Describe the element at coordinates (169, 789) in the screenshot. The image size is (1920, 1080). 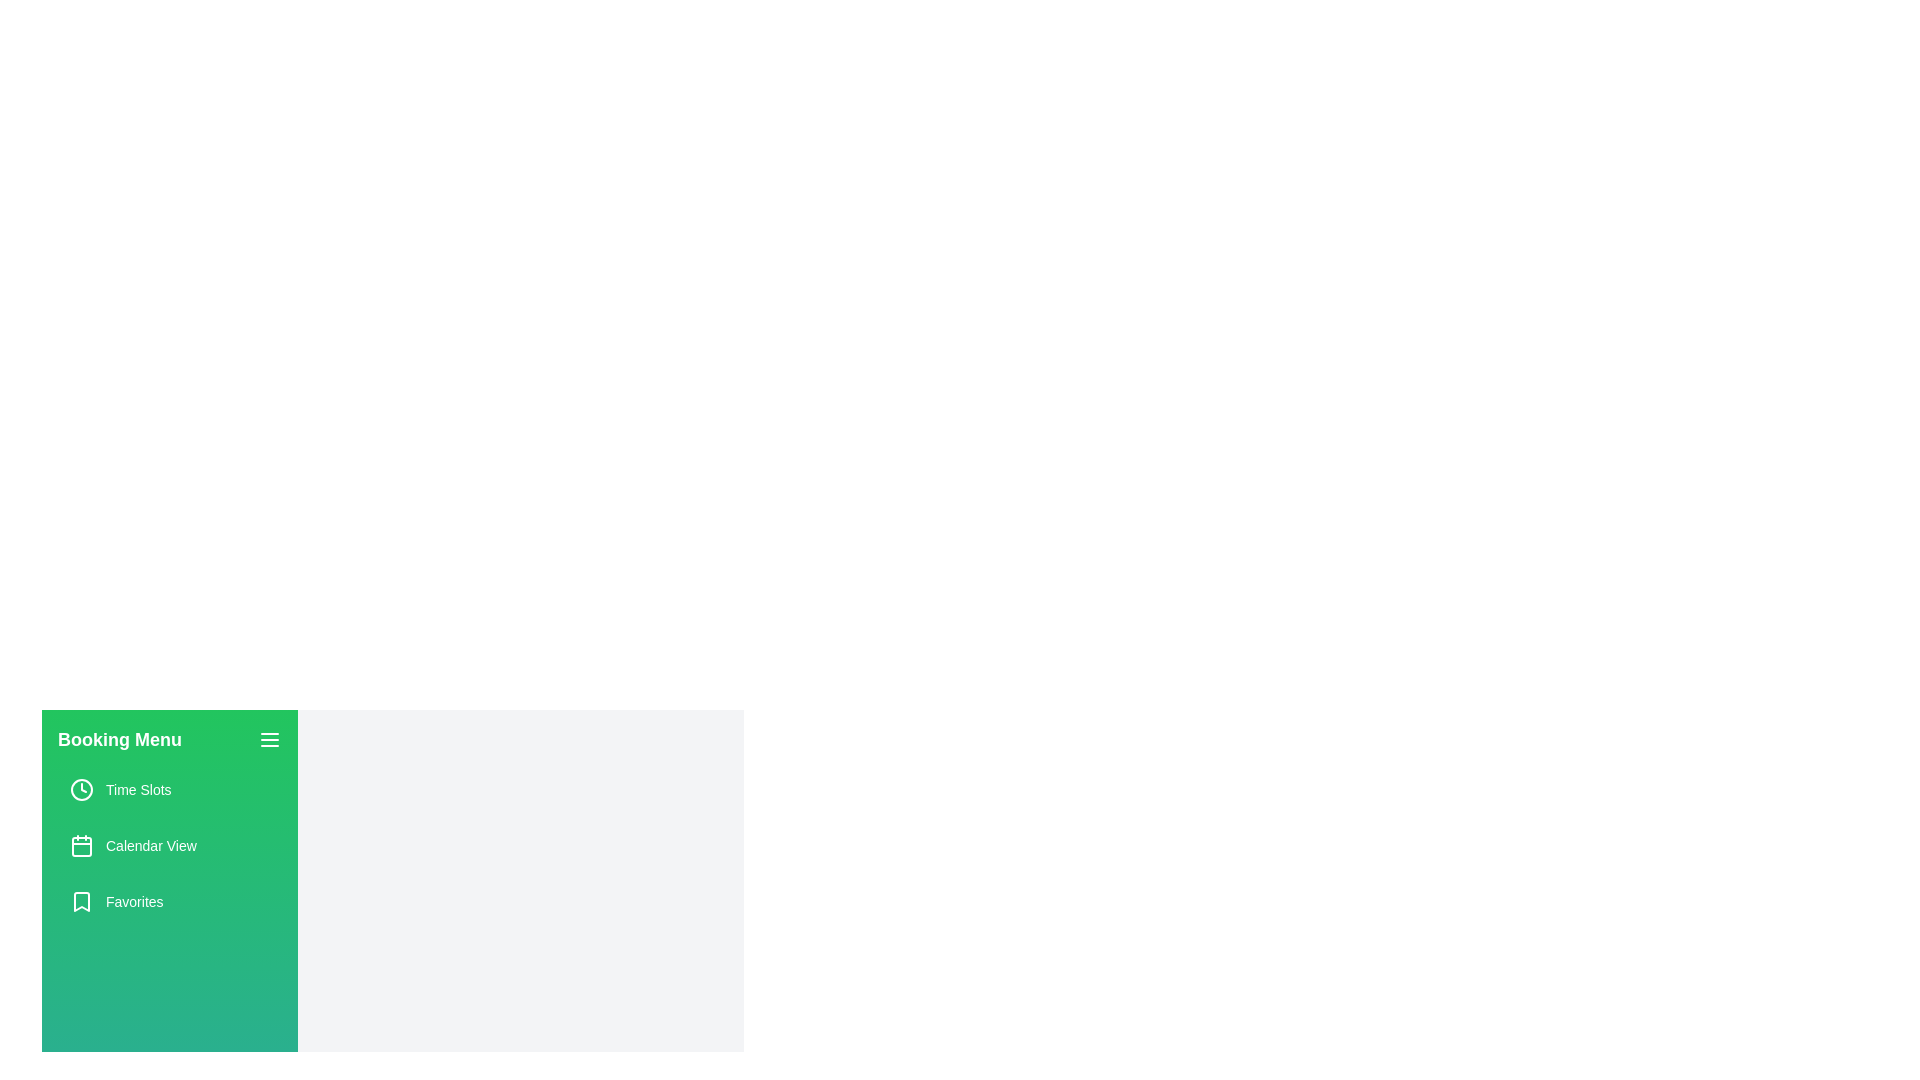
I see `the menu option Time Slots` at that location.